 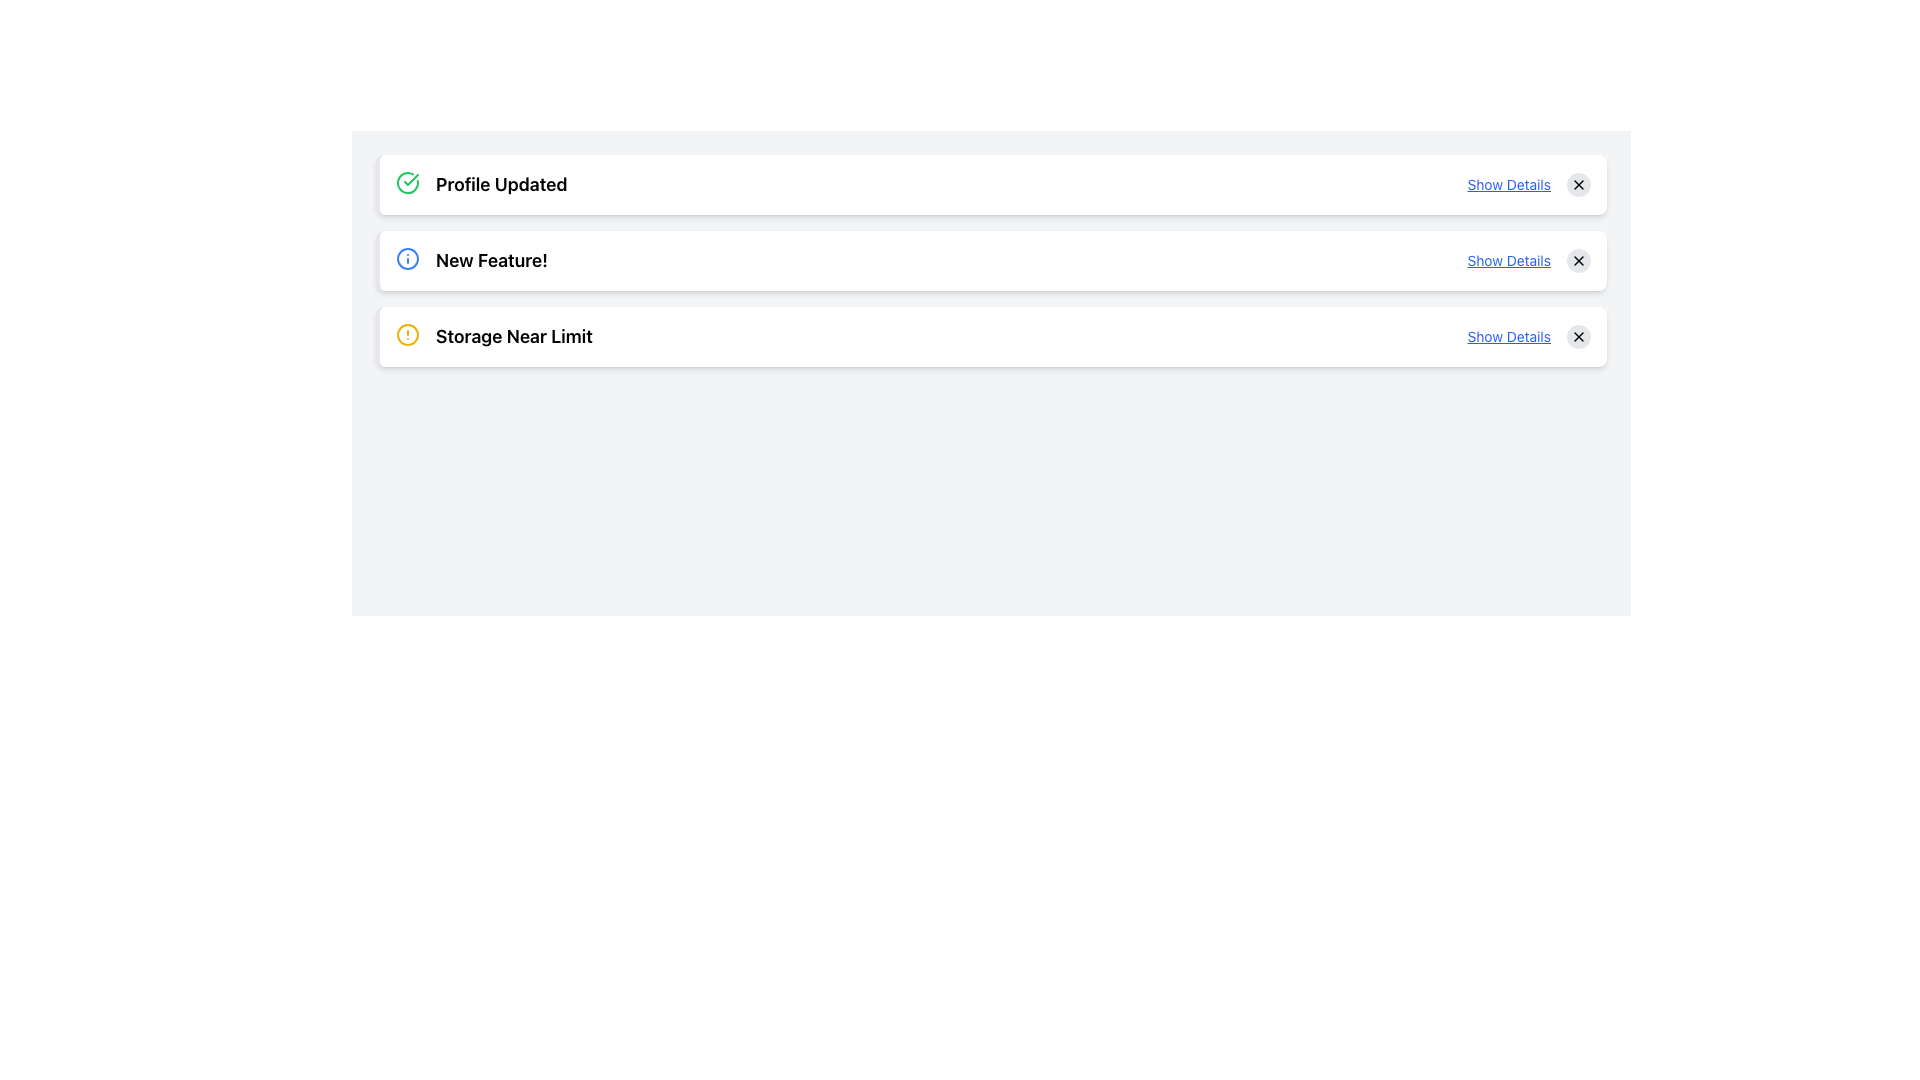 What do you see at coordinates (1528, 260) in the screenshot?
I see `the hyperlink in the 'New Feature!' notification card located in the upper-right section` at bounding box center [1528, 260].